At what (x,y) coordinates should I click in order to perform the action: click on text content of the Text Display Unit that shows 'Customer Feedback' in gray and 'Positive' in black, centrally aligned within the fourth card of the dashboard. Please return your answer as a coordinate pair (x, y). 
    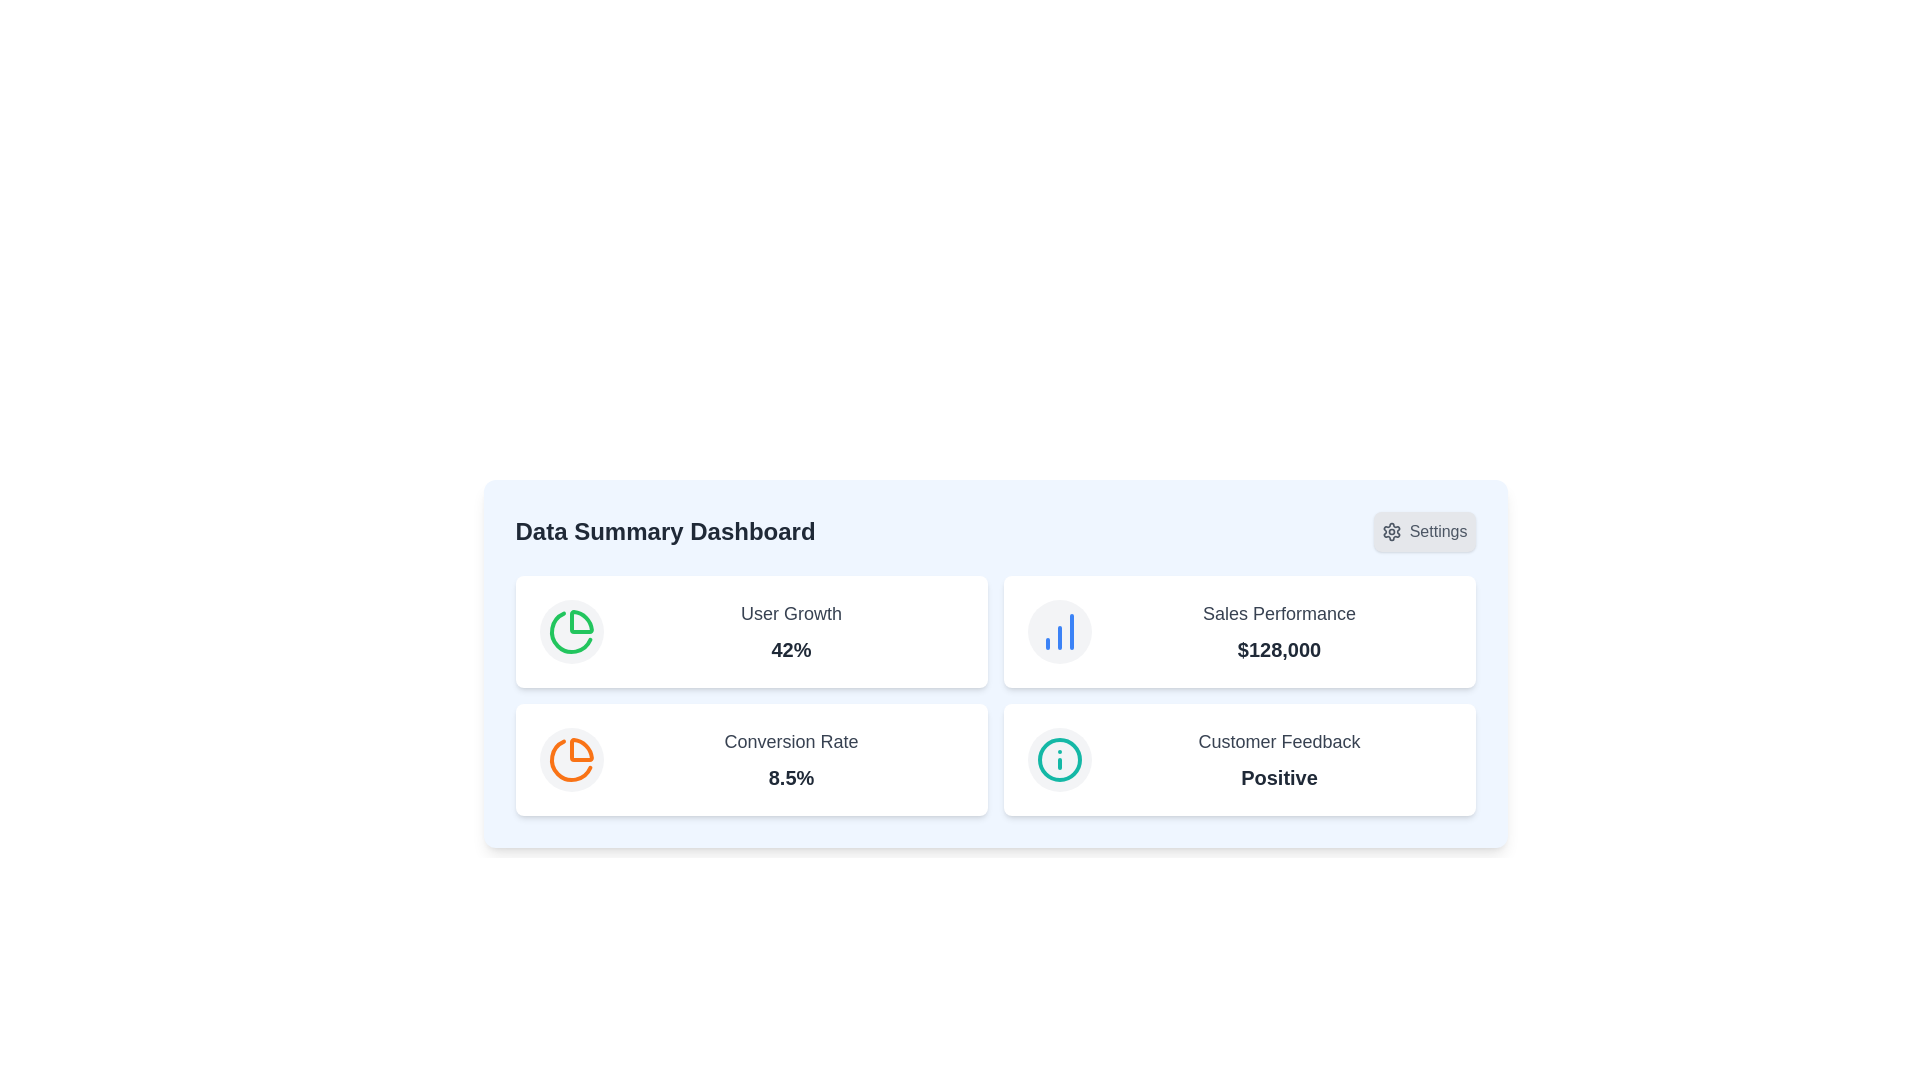
    Looking at the image, I should click on (1278, 759).